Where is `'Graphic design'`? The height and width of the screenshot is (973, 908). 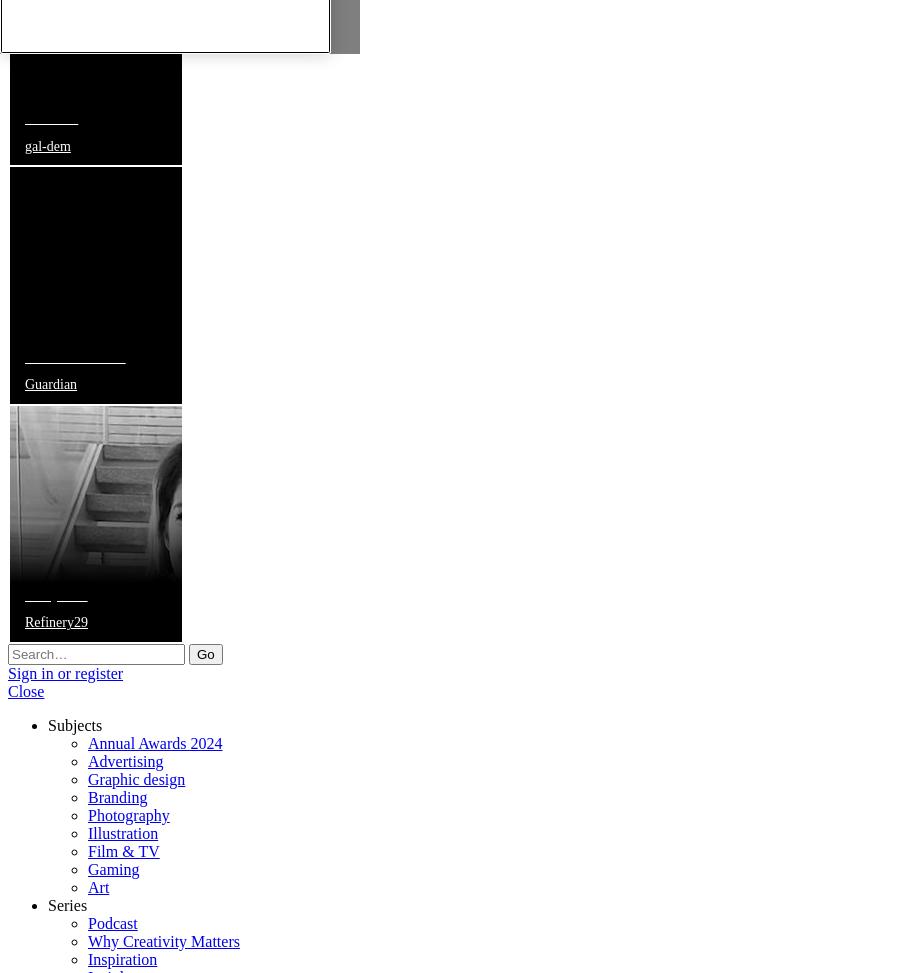
'Graphic design' is located at coordinates (86, 777).